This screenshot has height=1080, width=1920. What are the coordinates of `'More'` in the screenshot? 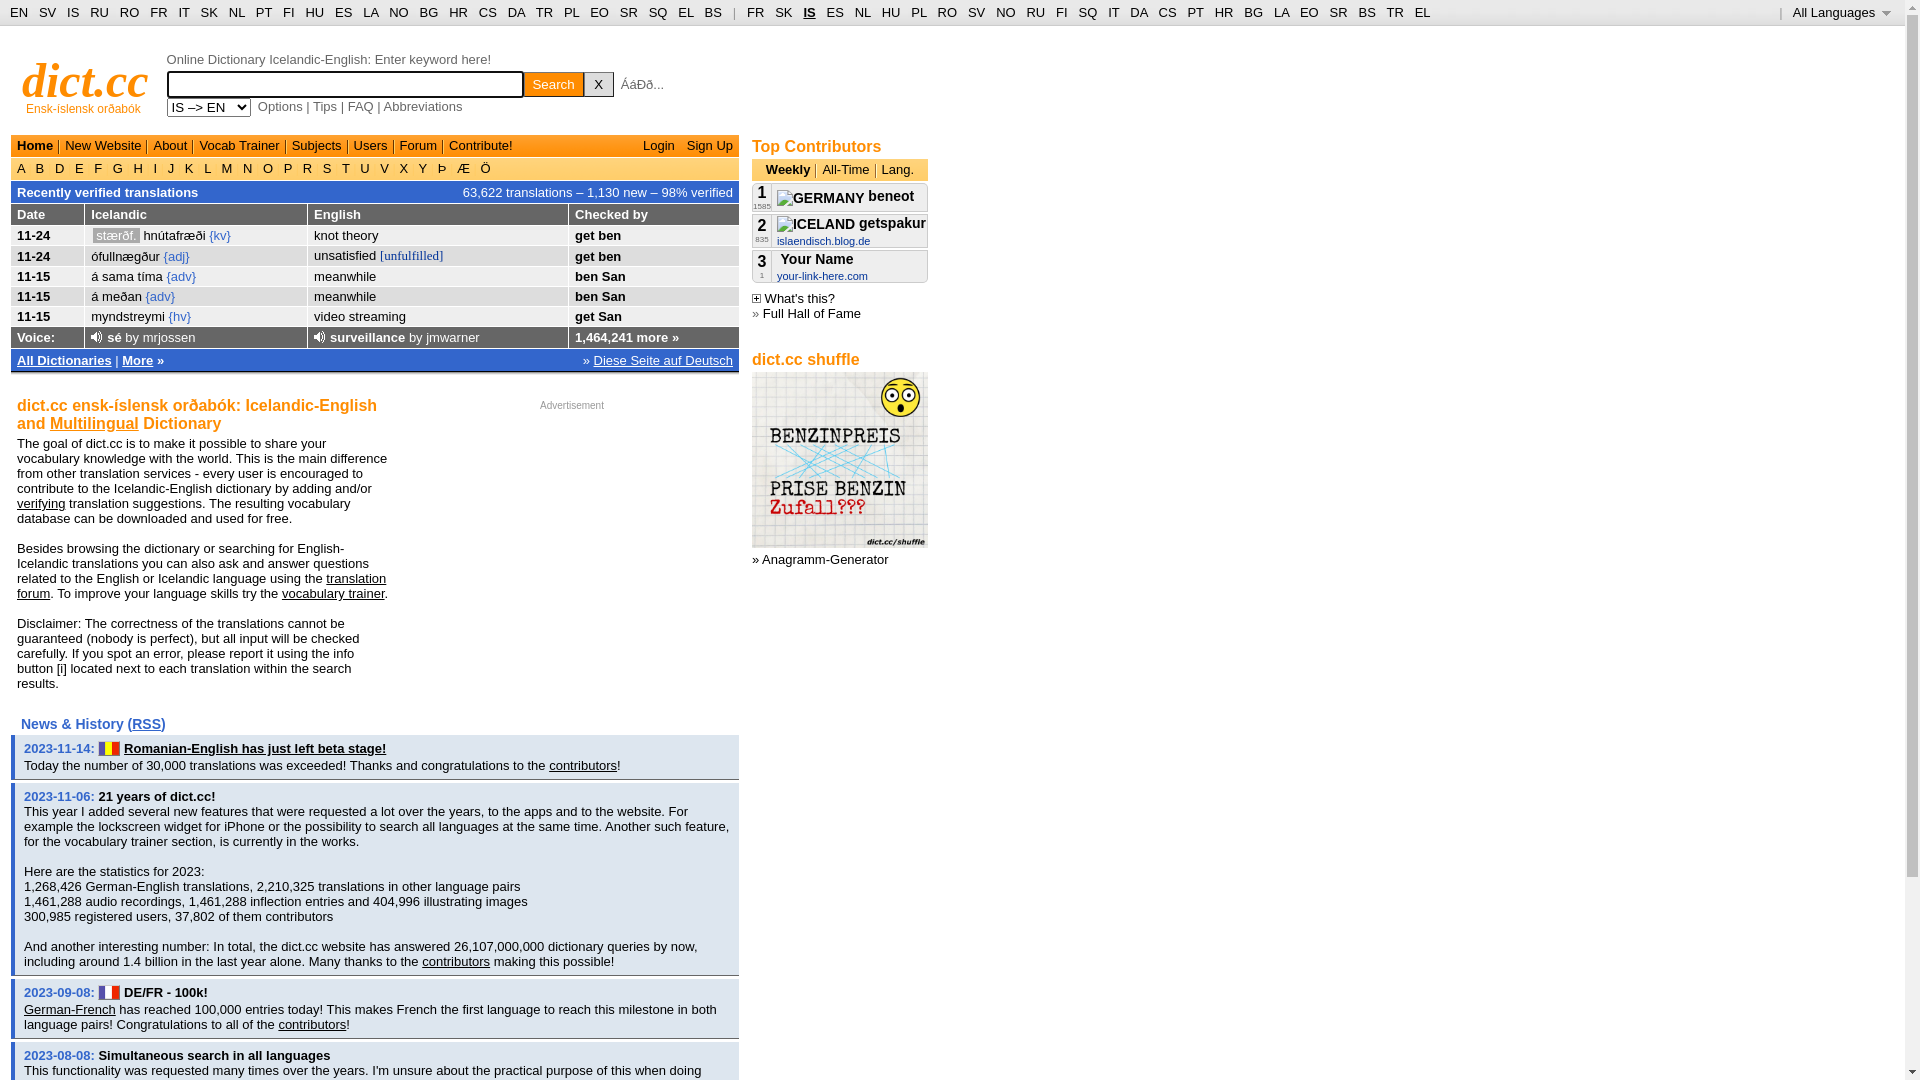 It's located at (120, 358).